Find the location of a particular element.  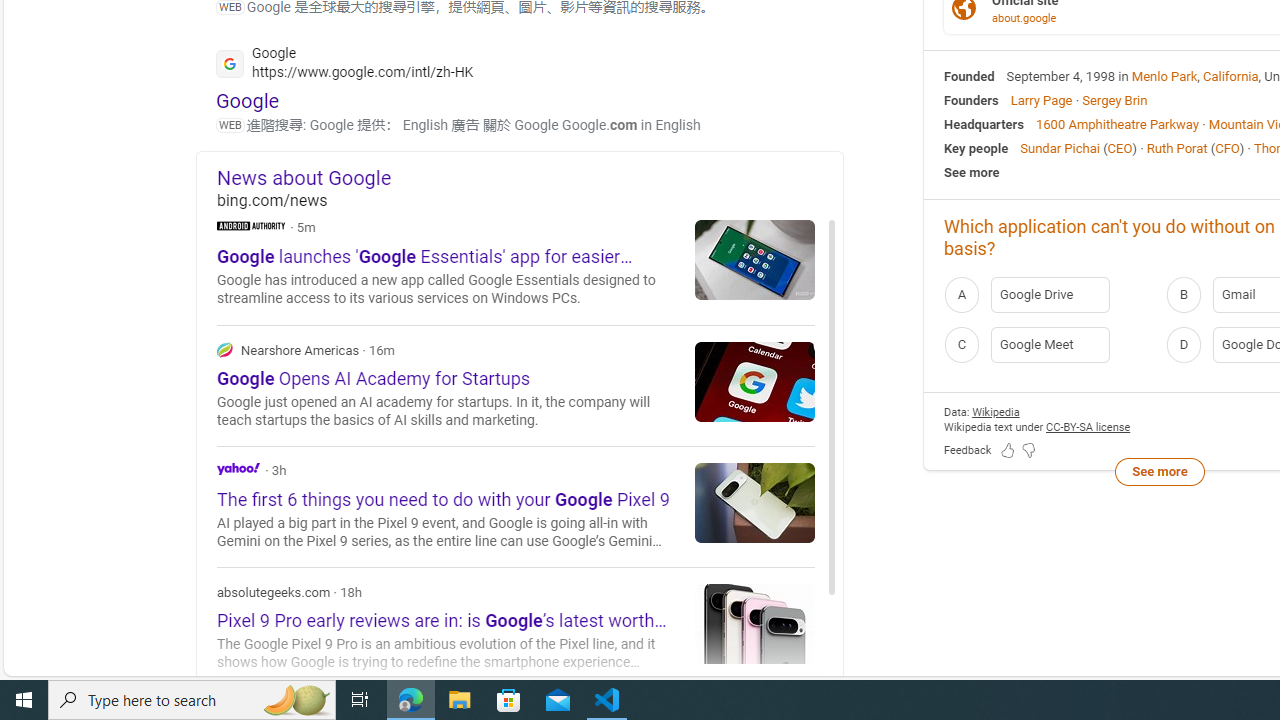

'Sergey Brin' is located at coordinates (1113, 100).